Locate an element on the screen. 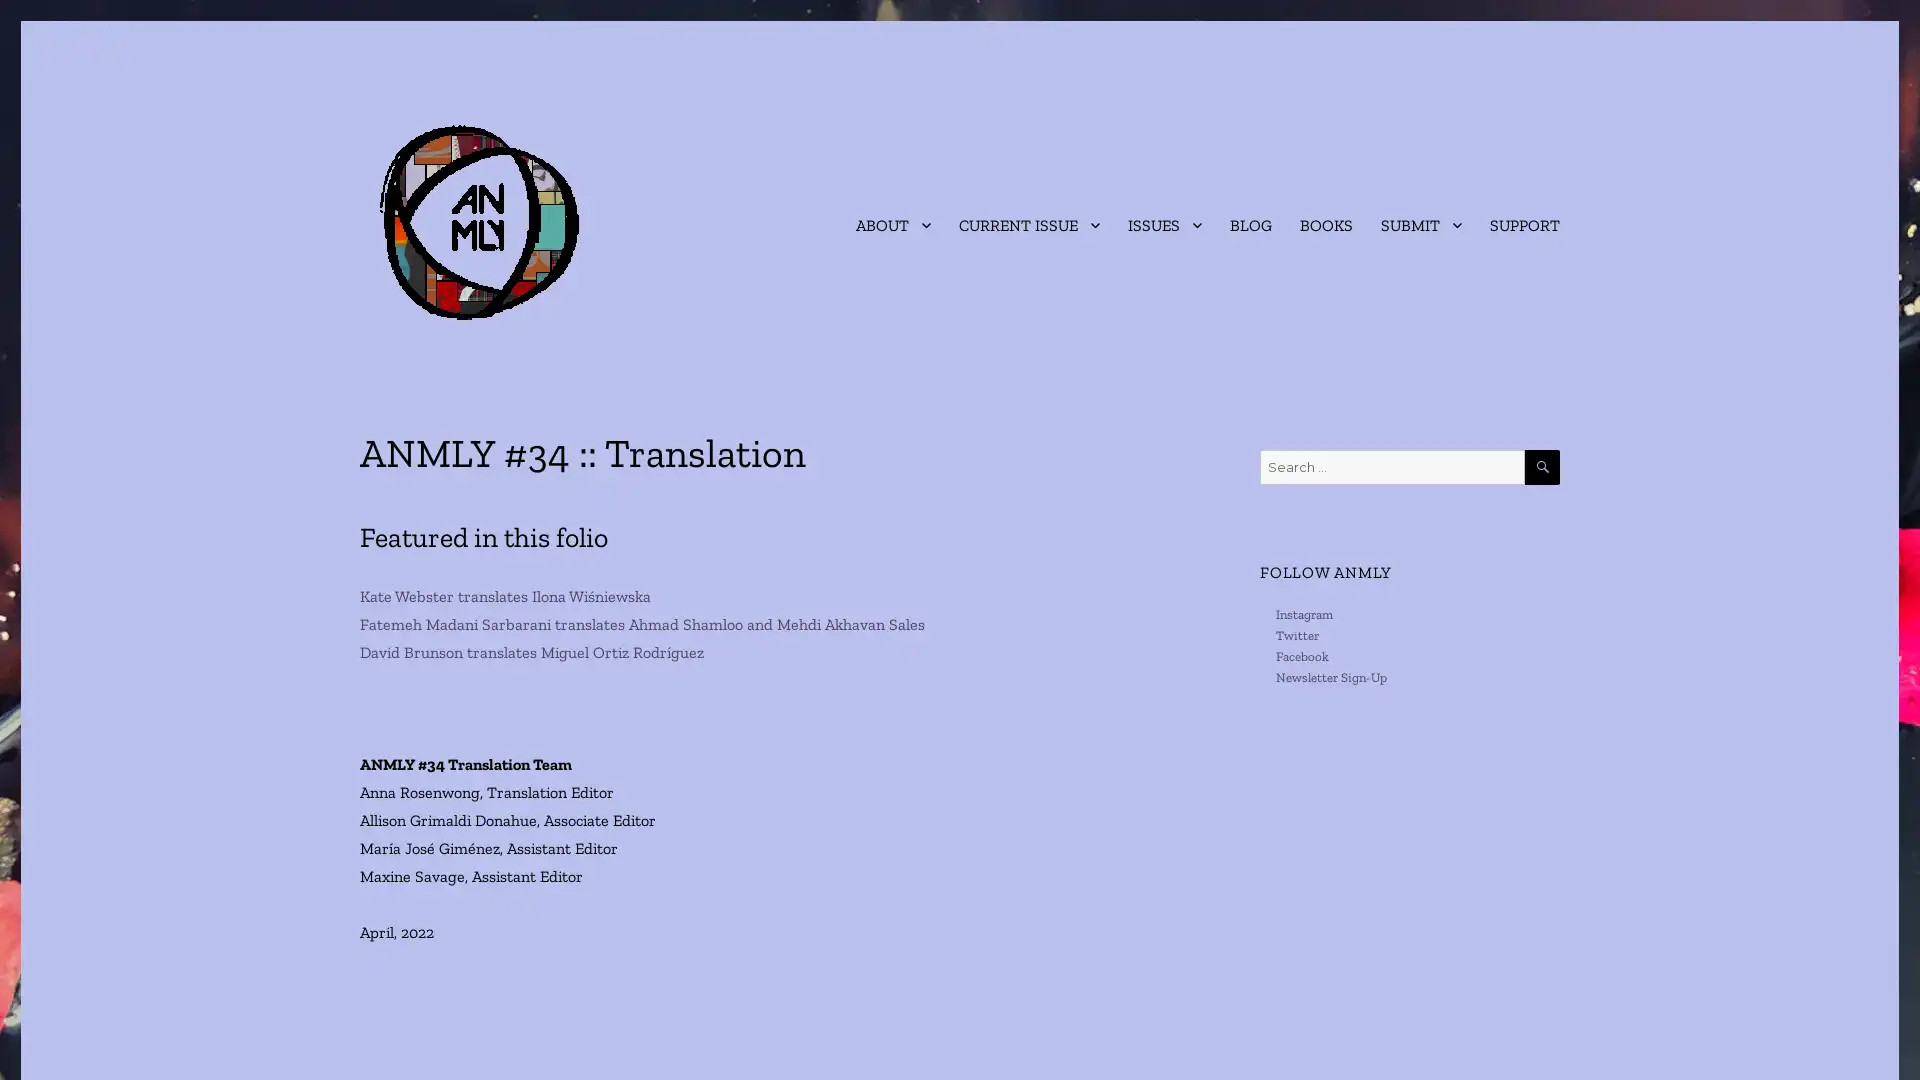 This screenshot has width=1920, height=1080. SEARCH is located at coordinates (1541, 467).